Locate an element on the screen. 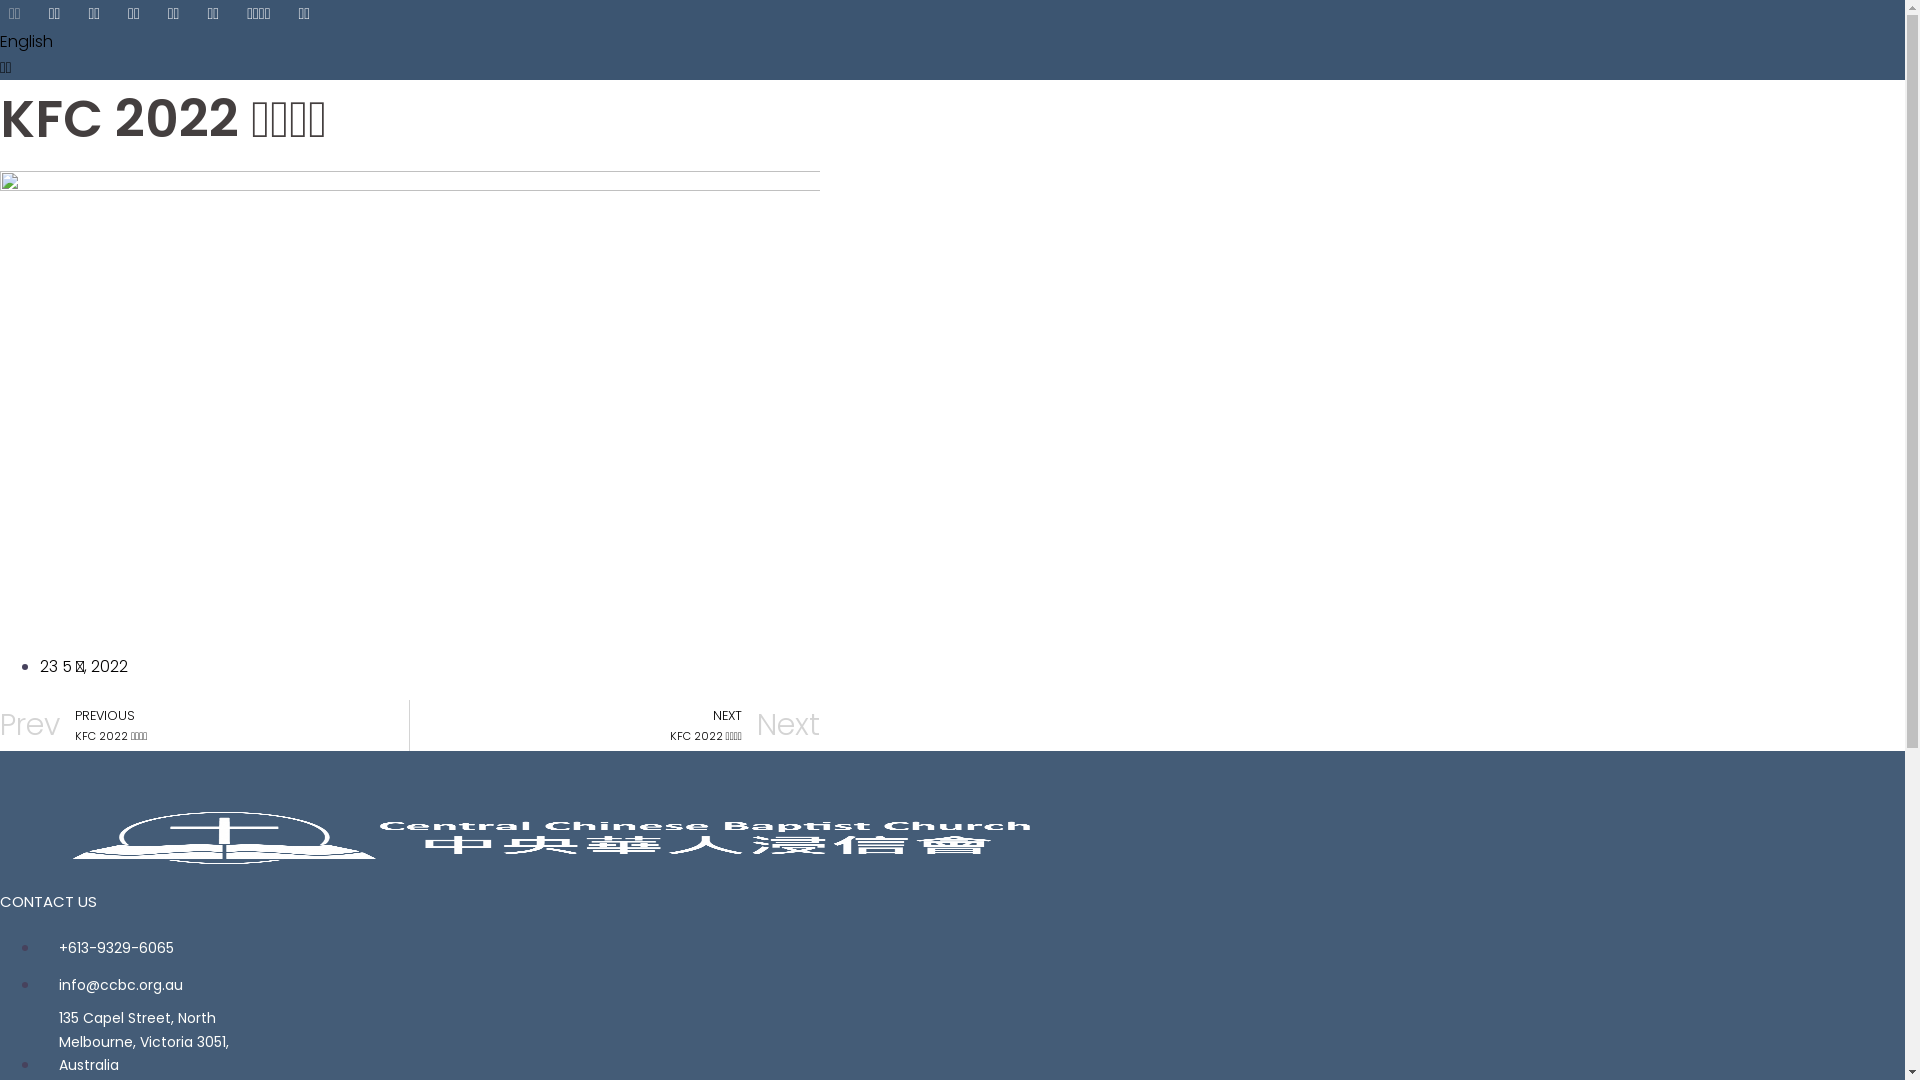  'English' is located at coordinates (26, 41).